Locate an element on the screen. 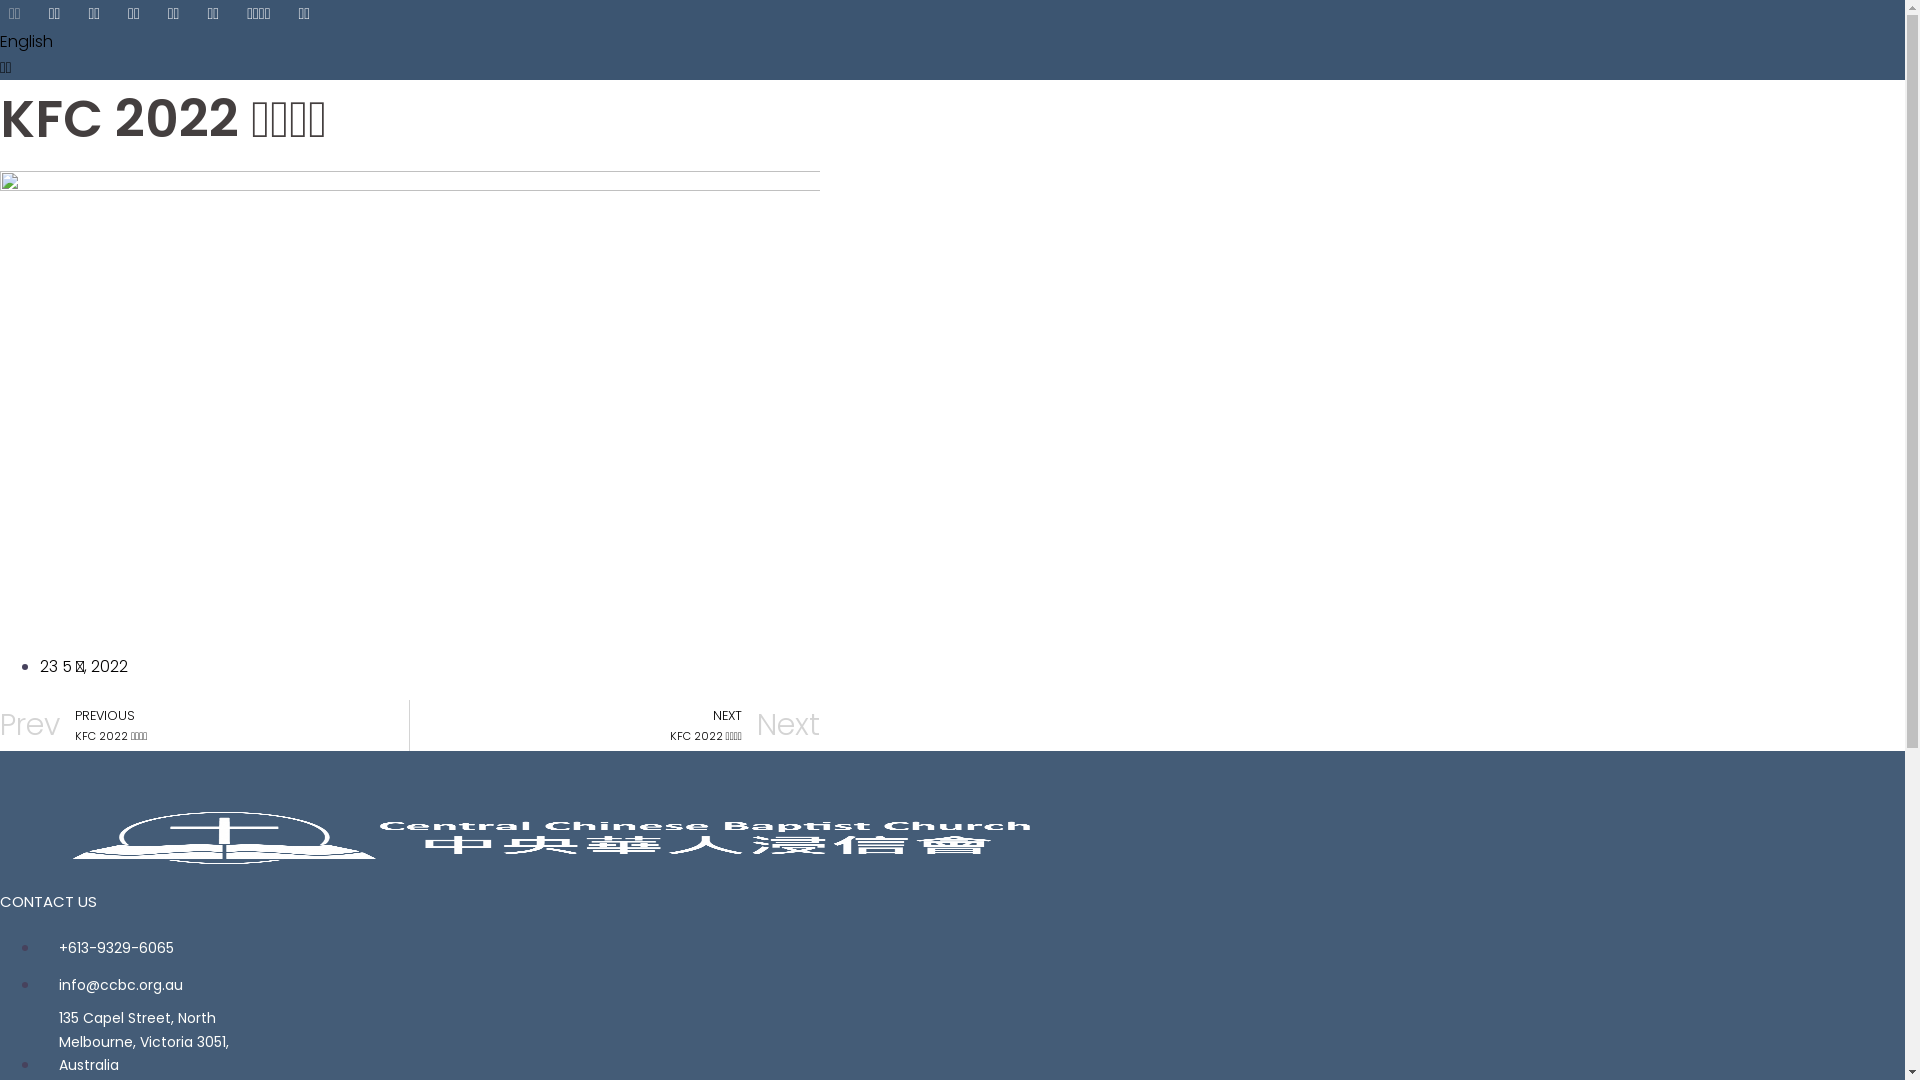  'English' is located at coordinates (26, 41).